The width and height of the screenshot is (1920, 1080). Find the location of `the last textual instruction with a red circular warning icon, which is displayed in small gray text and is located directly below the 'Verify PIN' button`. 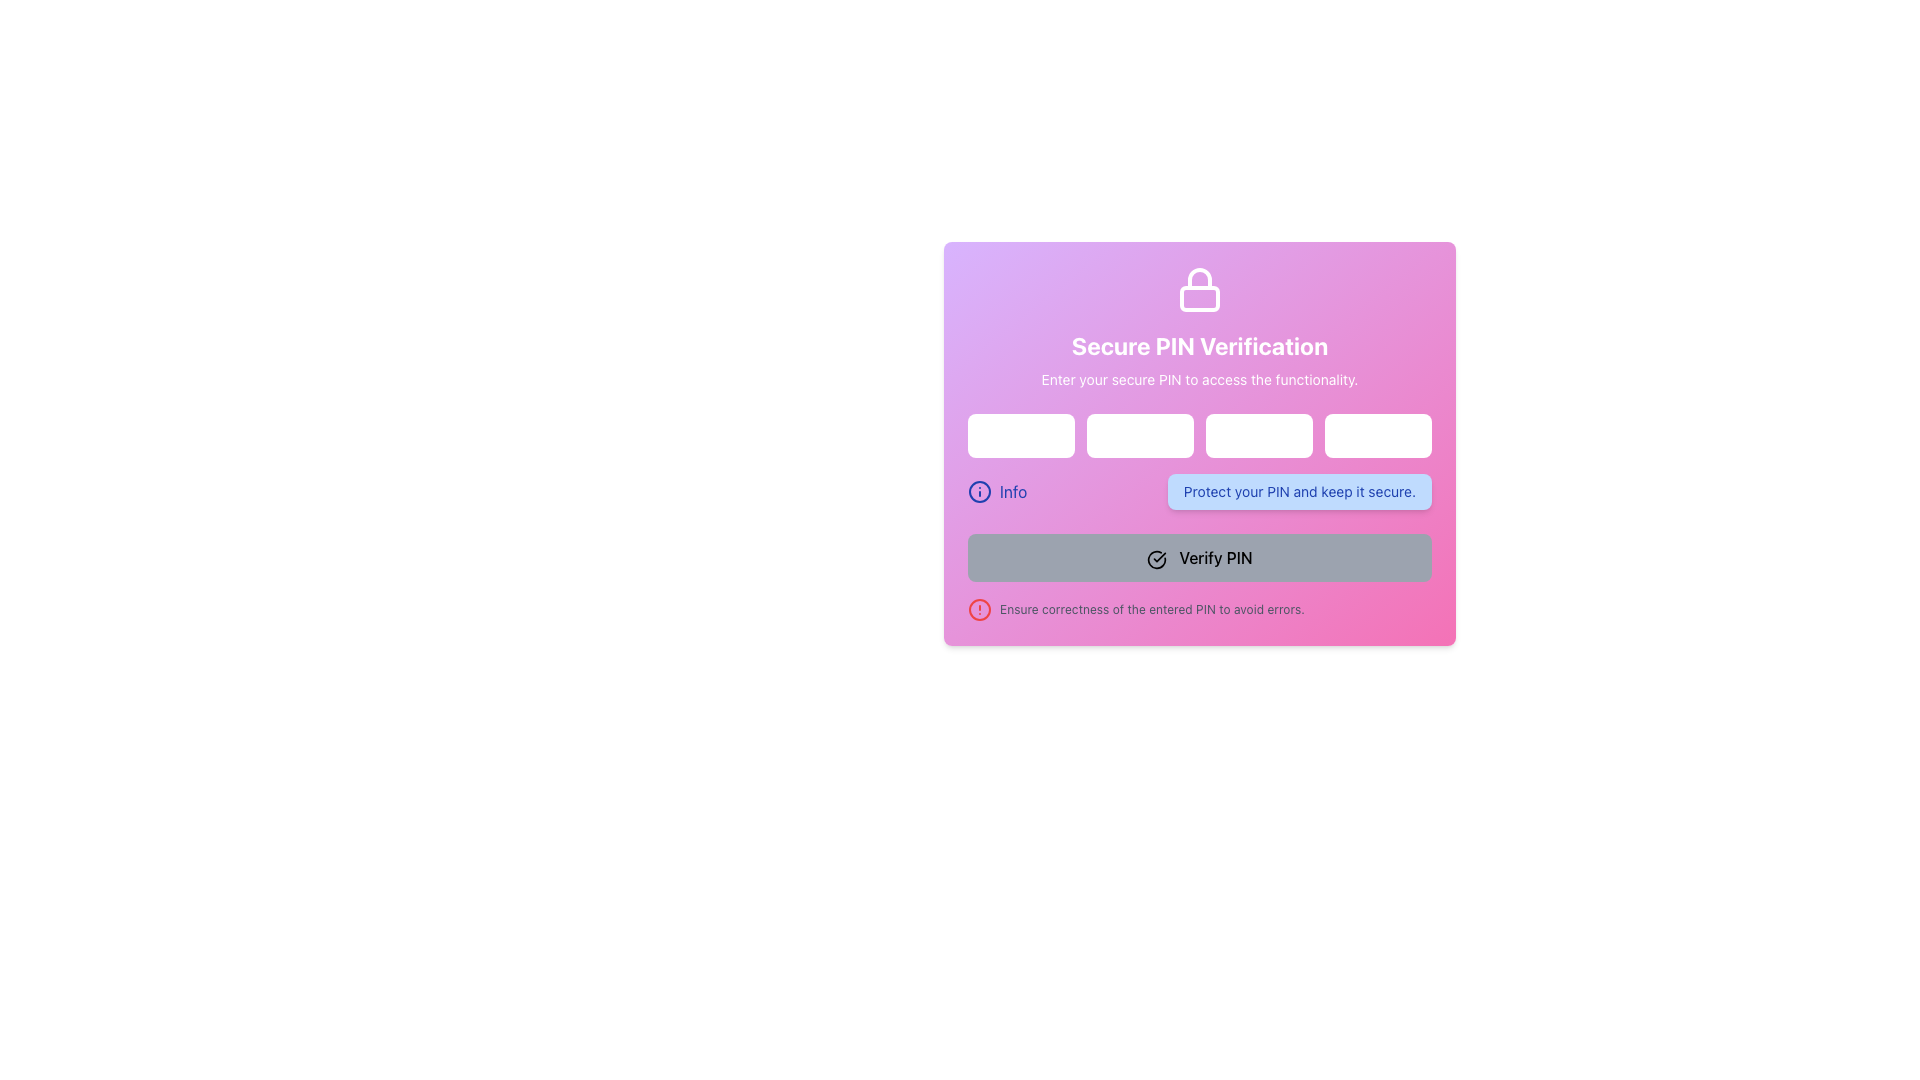

the last textual instruction with a red circular warning icon, which is displayed in small gray text and is located directly below the 'Verify PIN' button is located at coordinates (1200, 608).